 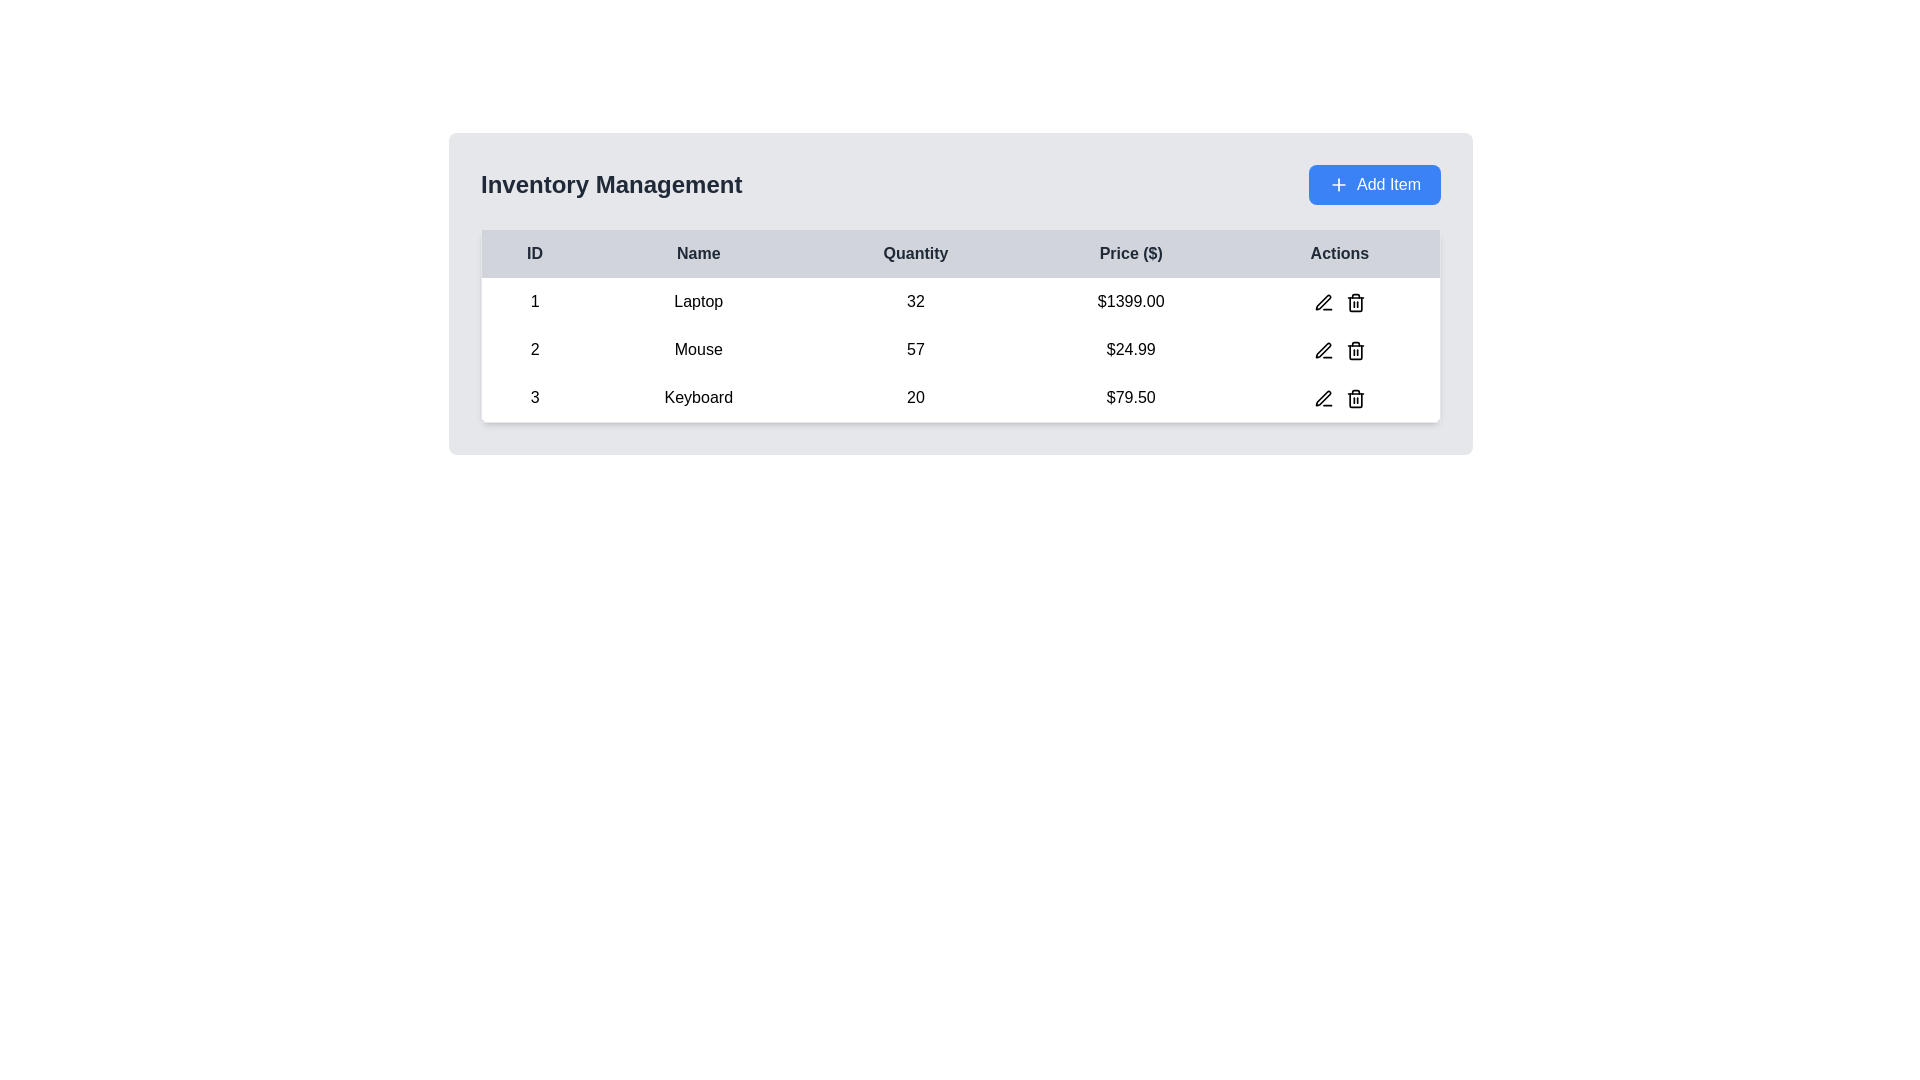 I want to click on the edit icon resembling a pen or pencil located in the first row of the 'Actions' column for the item 'Laptop', so click(x=1323, y=301).